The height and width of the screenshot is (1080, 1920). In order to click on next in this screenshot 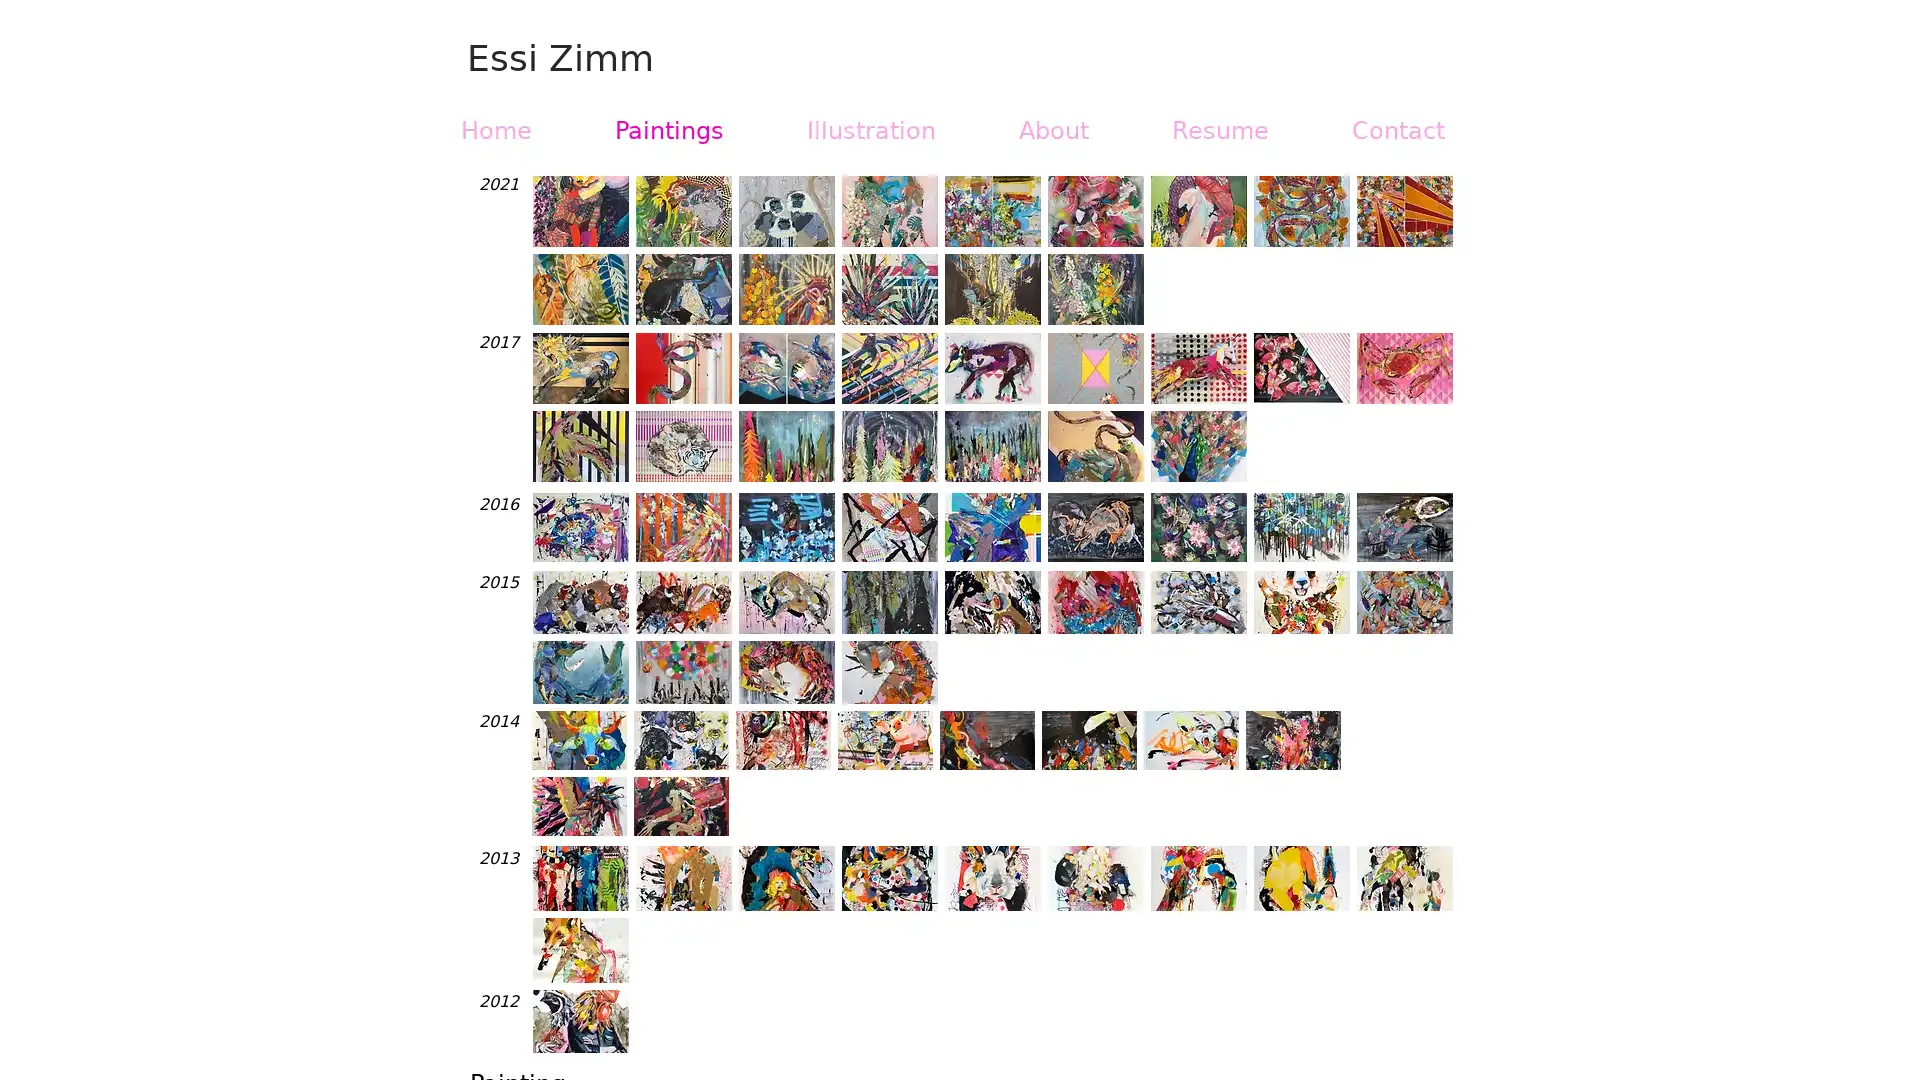, I will do `click(1399, 789)`.